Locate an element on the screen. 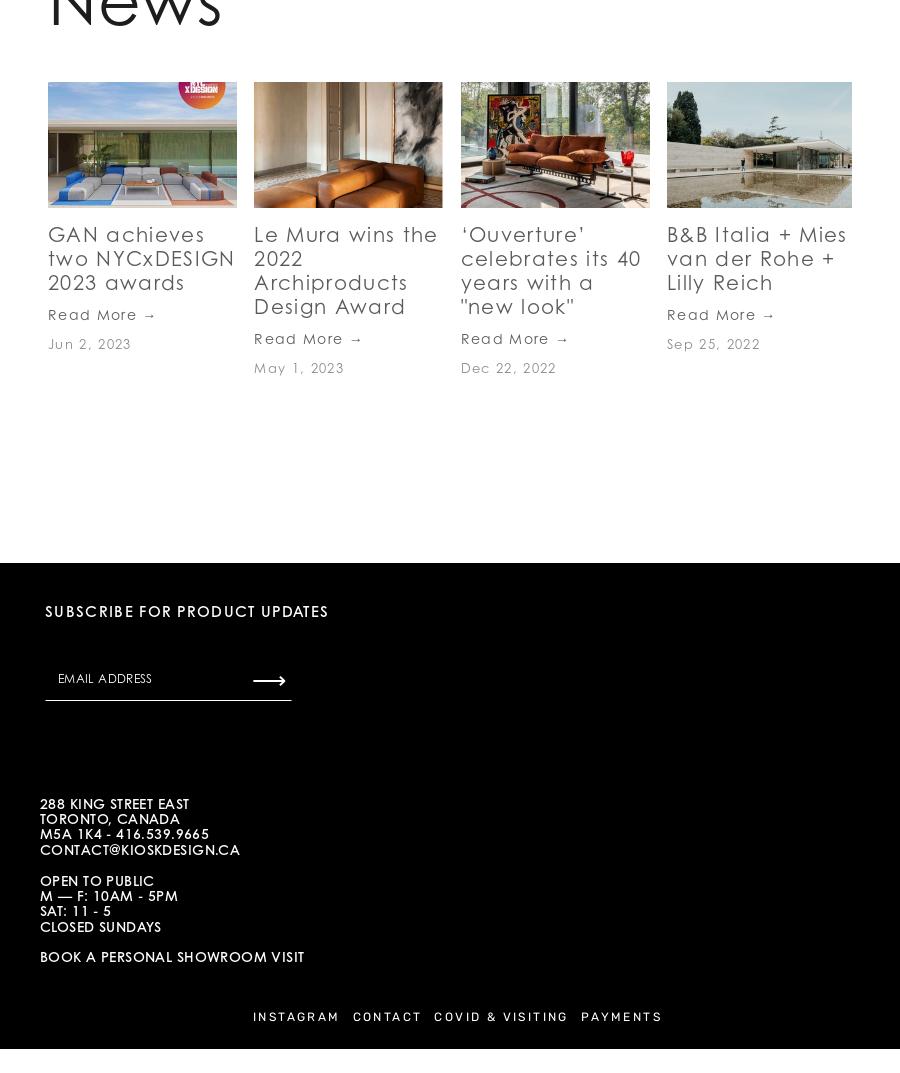 This screenshot has height=1073, width=900. 'Jun 2, 2023' is located at coordinates (88, 344).